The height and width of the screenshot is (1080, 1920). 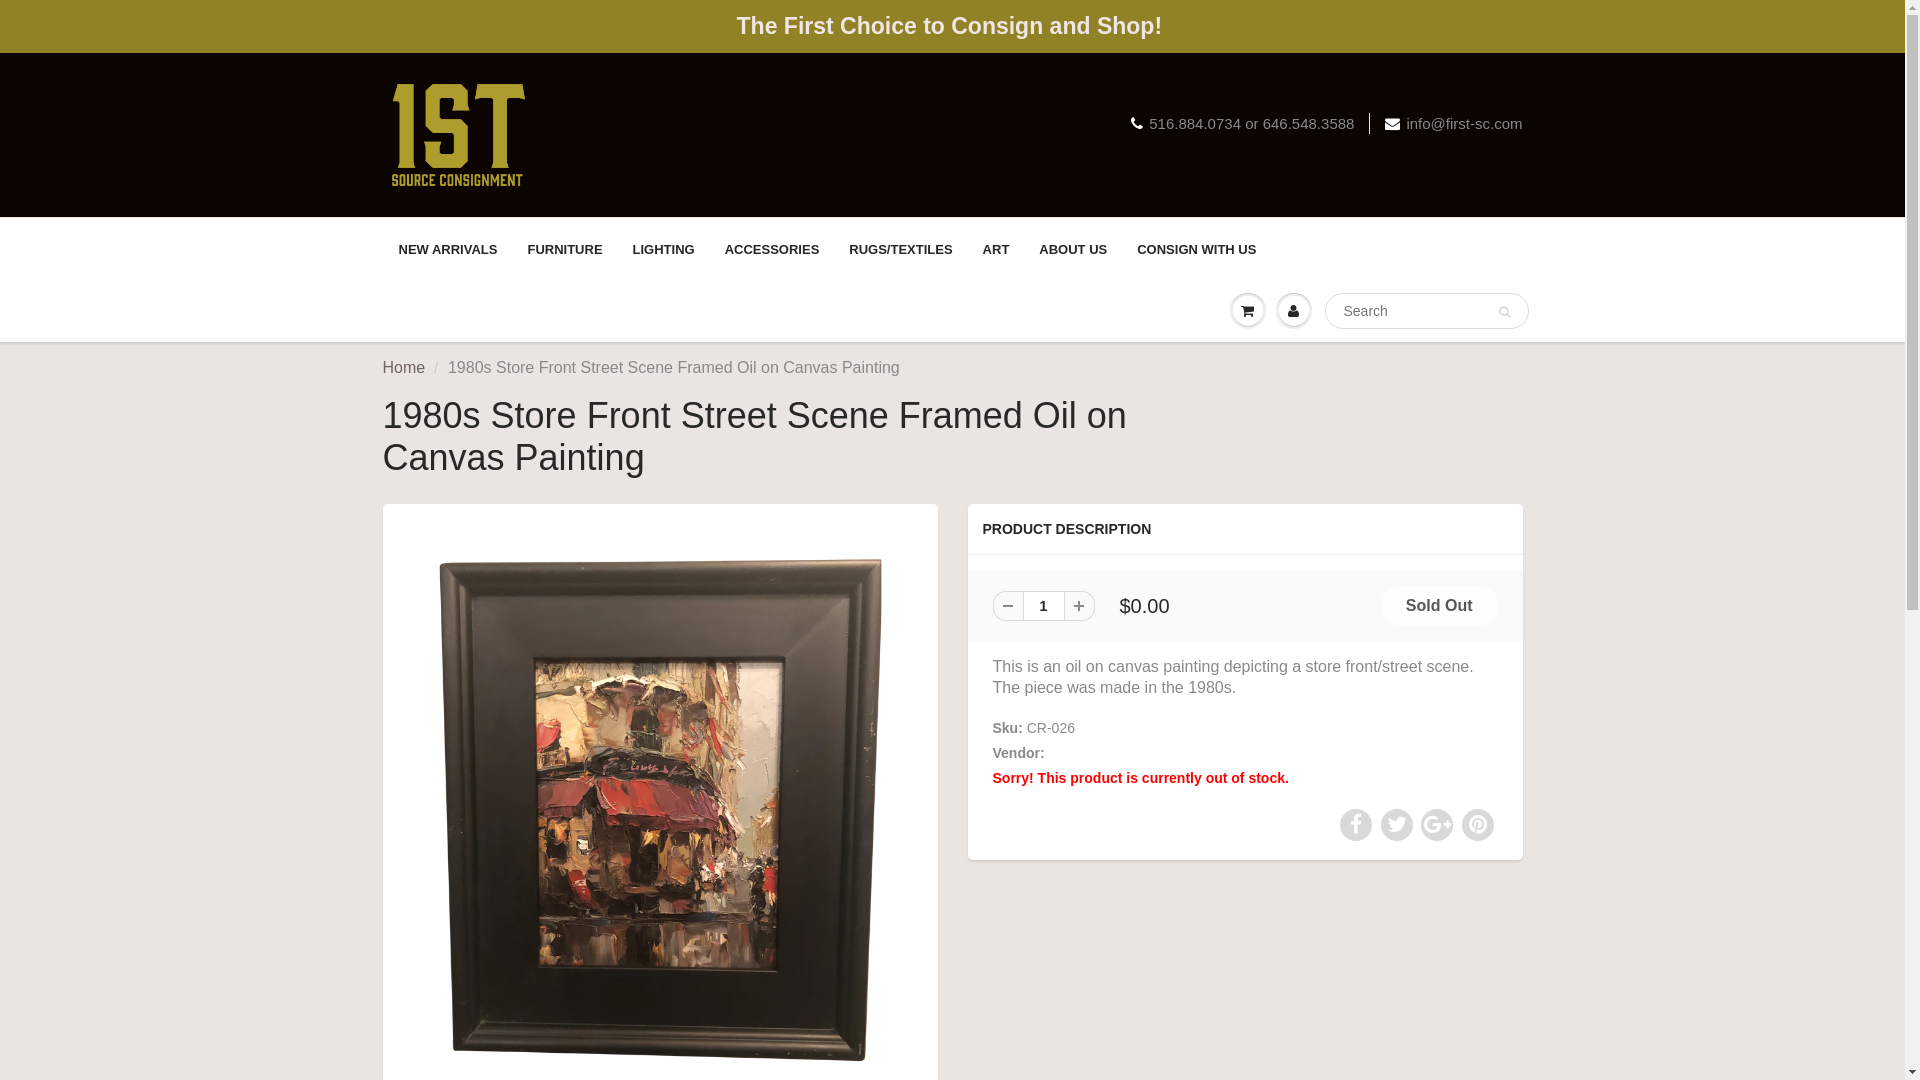 I want to click on 'ACCESSORIES', so click(x=771, y=249).